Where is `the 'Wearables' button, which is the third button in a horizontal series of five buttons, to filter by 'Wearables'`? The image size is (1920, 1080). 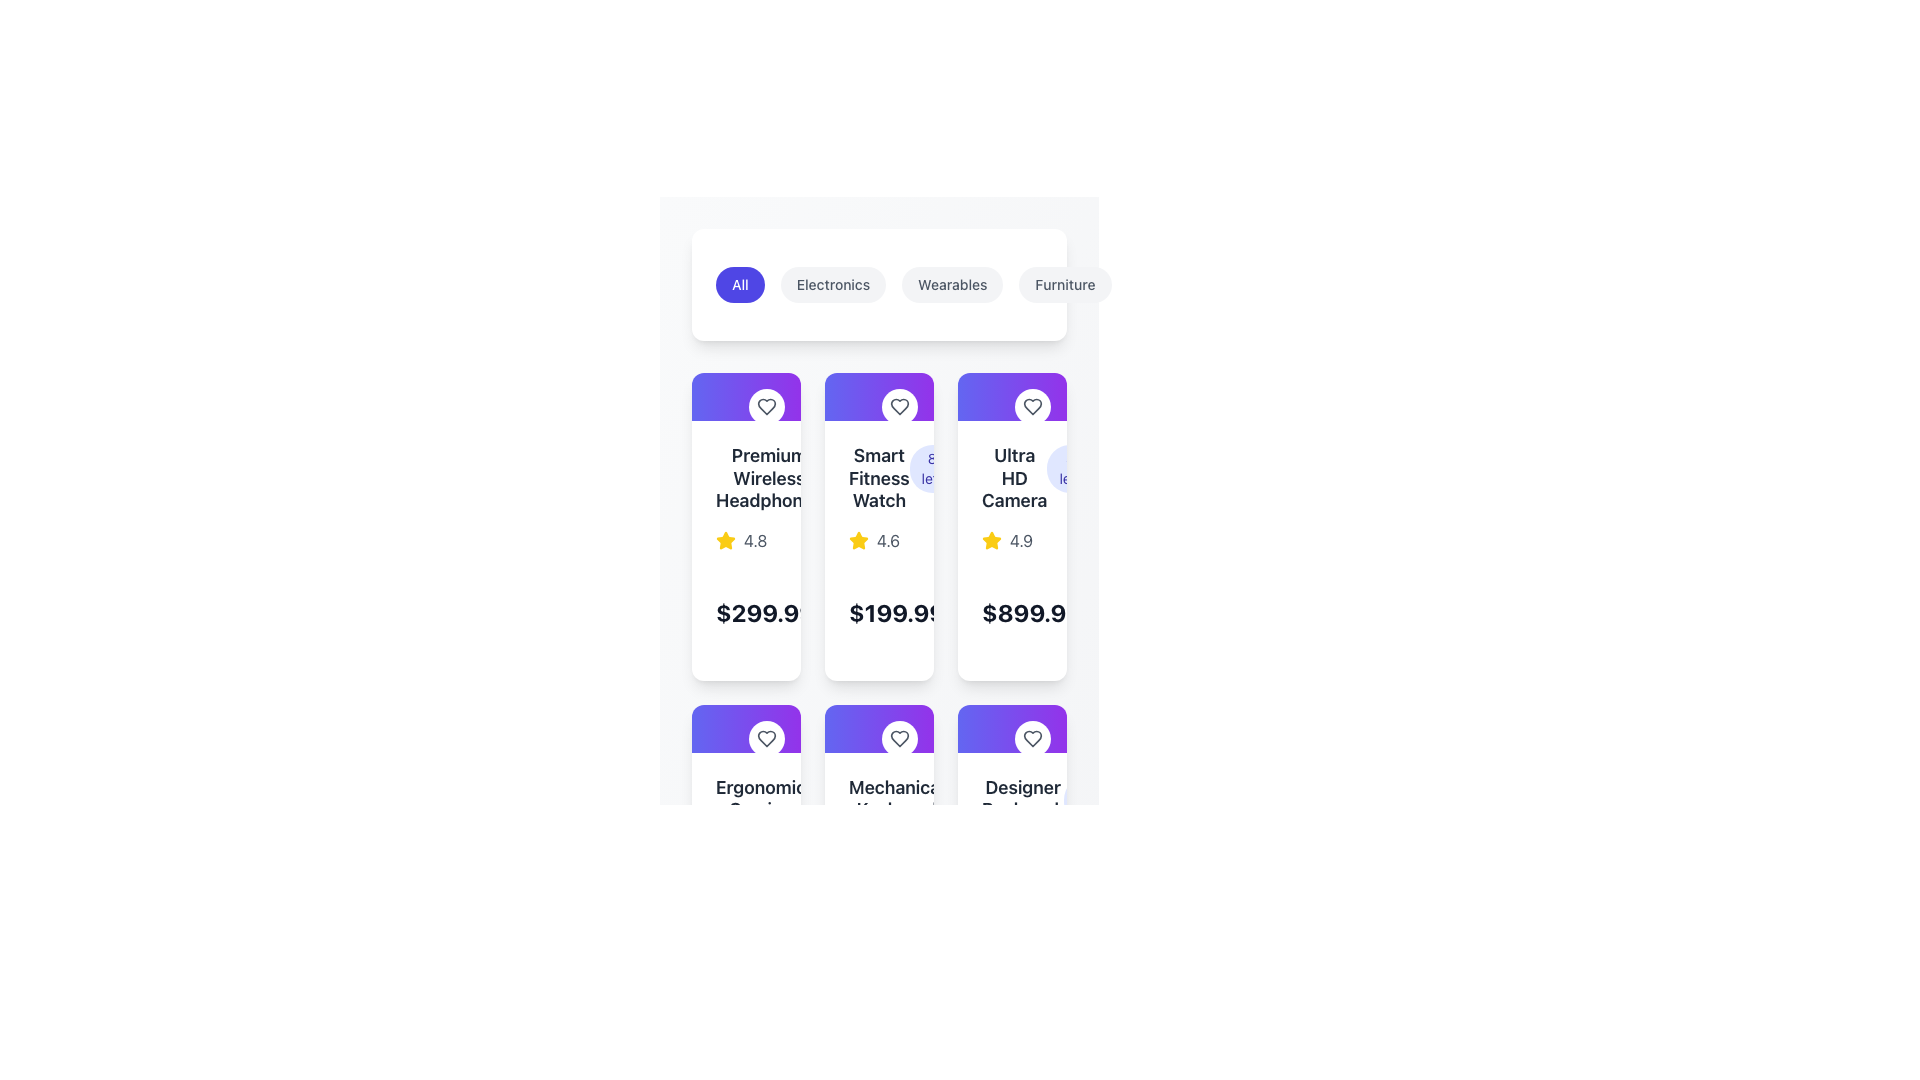
the 'Wearables' button, which is the third button in a horizontal series of five buttons, to filter by 'Wearables' is located at coordinates (963, 285).